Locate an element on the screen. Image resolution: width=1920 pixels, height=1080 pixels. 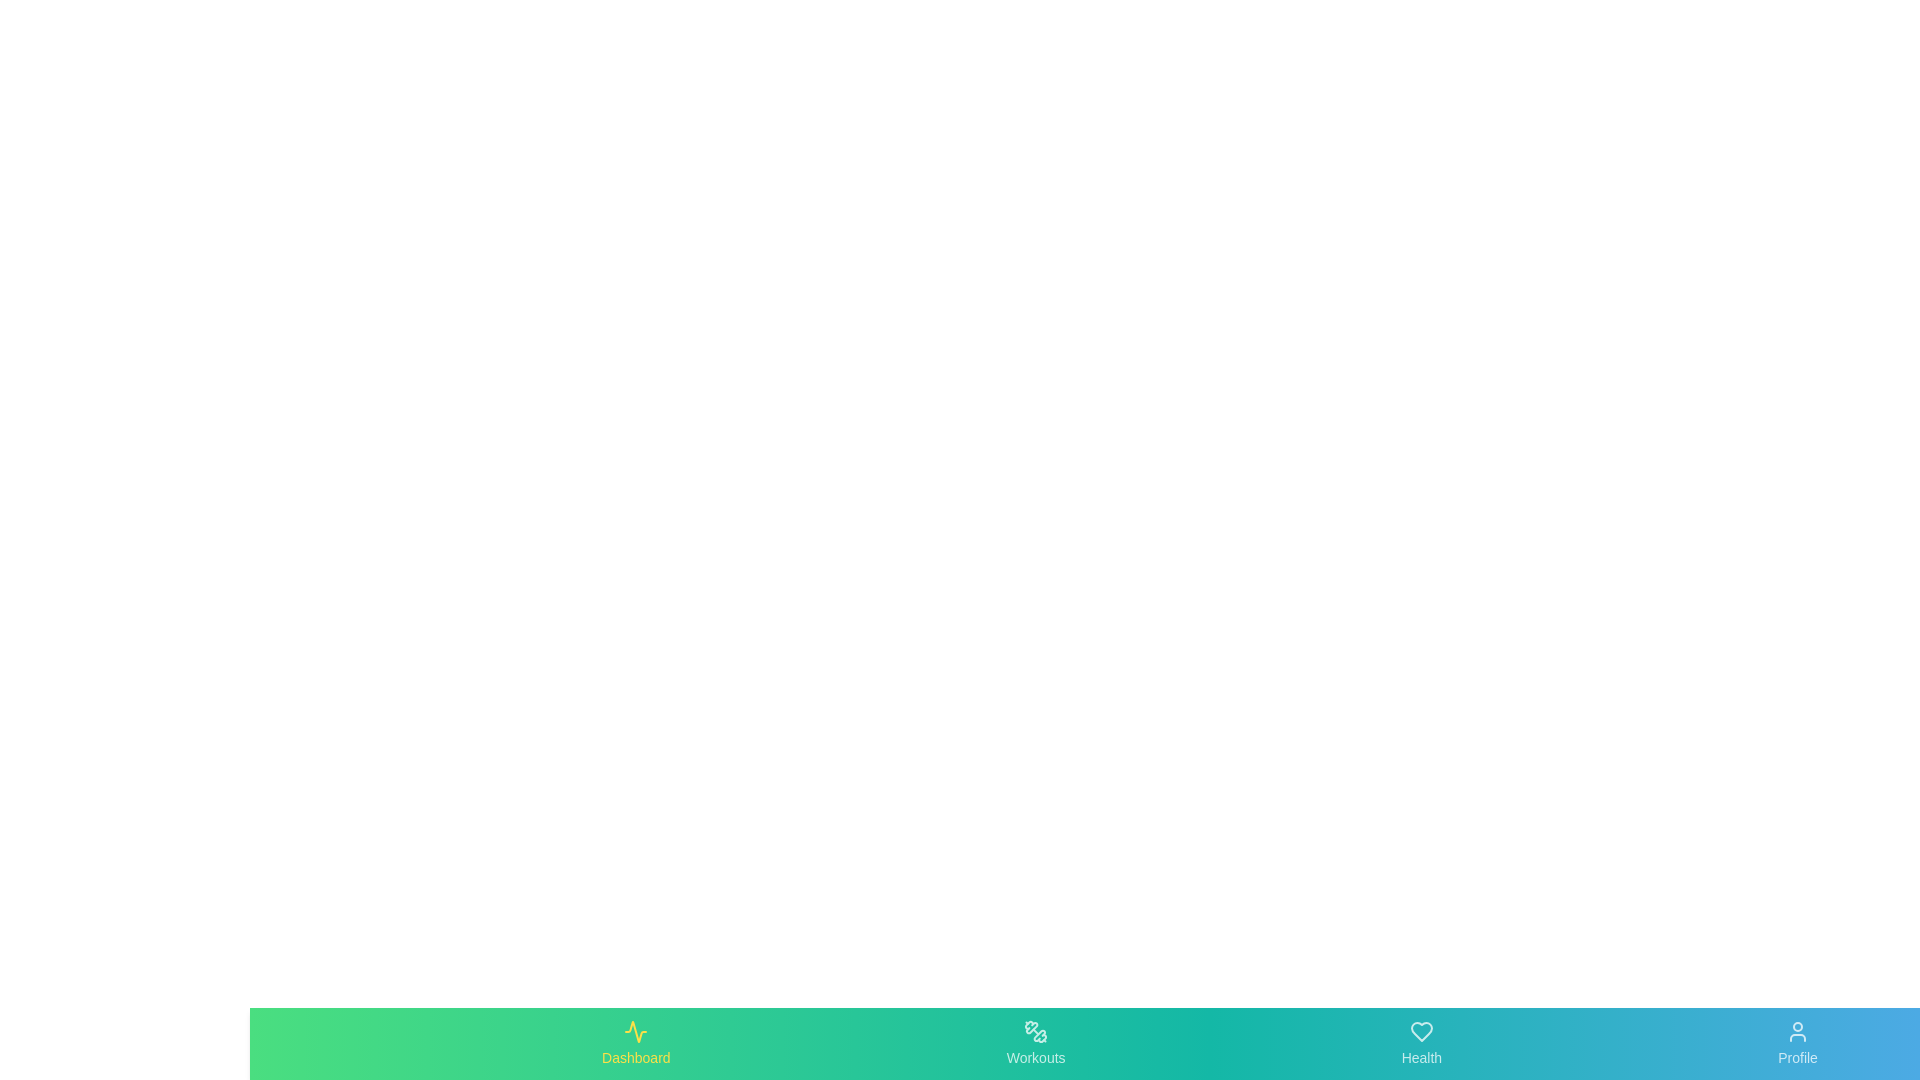
the Health tab by clicking on its button is located at coordinates (1419, 1043).